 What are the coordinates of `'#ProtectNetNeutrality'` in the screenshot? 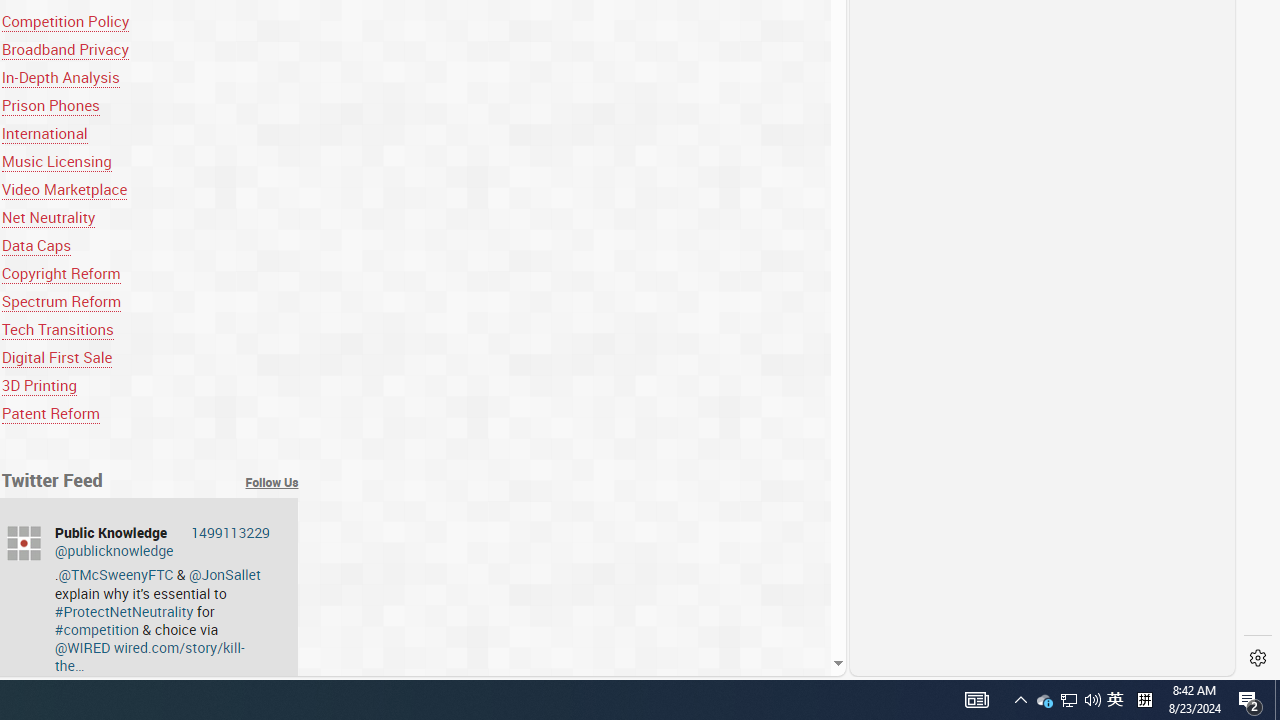 It's located at (123, 609).